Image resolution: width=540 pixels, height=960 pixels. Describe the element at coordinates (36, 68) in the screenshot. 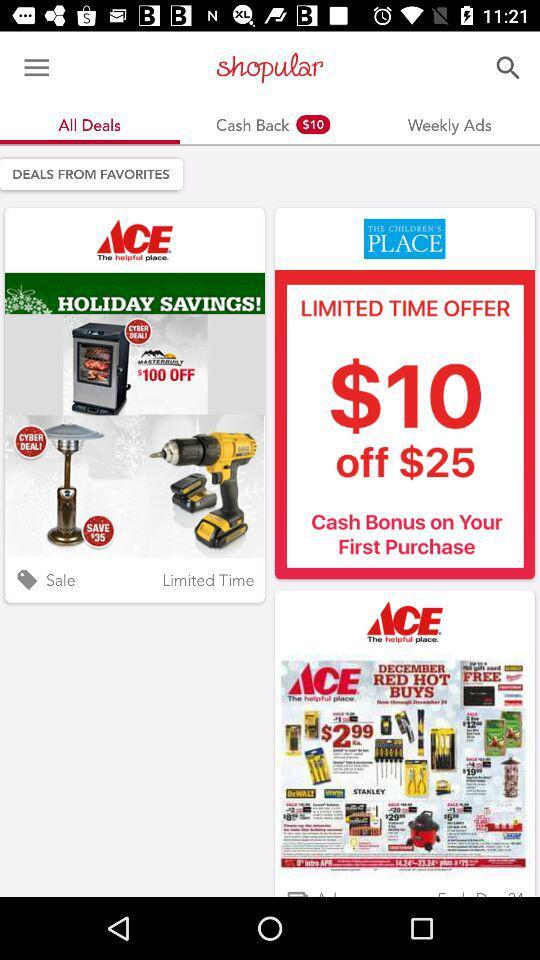

I see `icon next to cash back icon` at that location.